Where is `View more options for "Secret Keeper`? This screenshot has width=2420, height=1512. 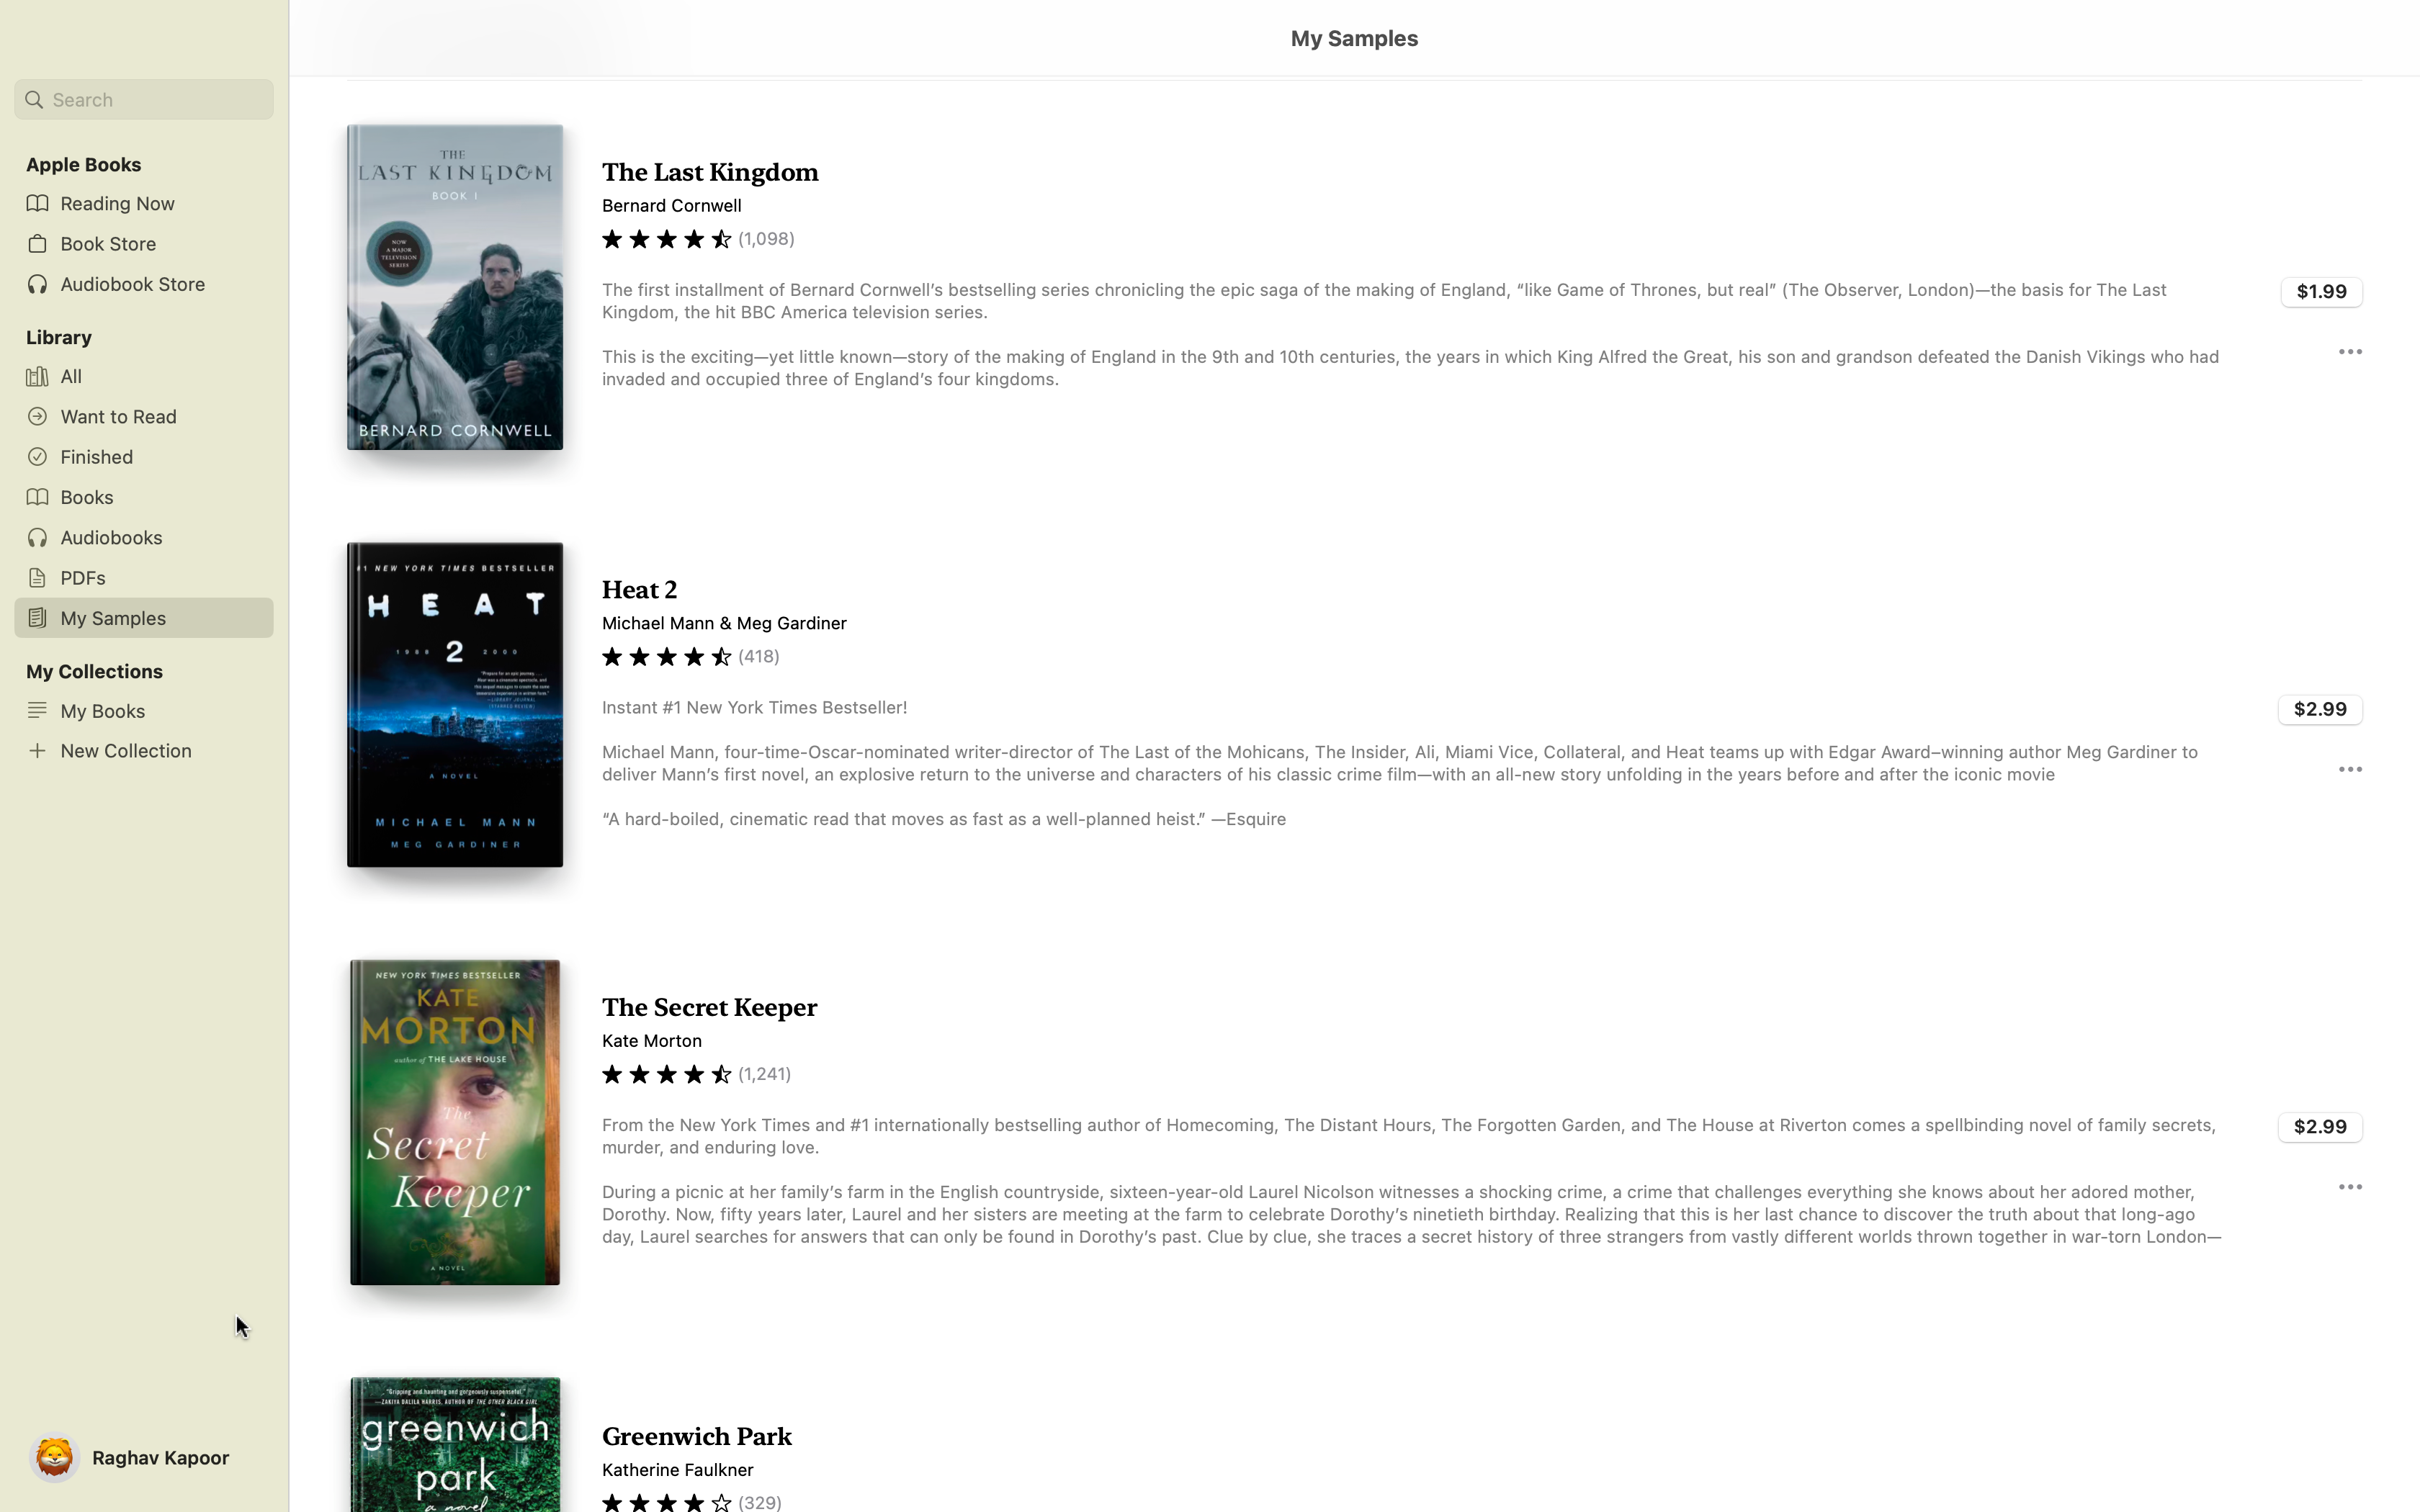 View more options for "Secret Keeper is located at coordinates (7890410, 2490264).